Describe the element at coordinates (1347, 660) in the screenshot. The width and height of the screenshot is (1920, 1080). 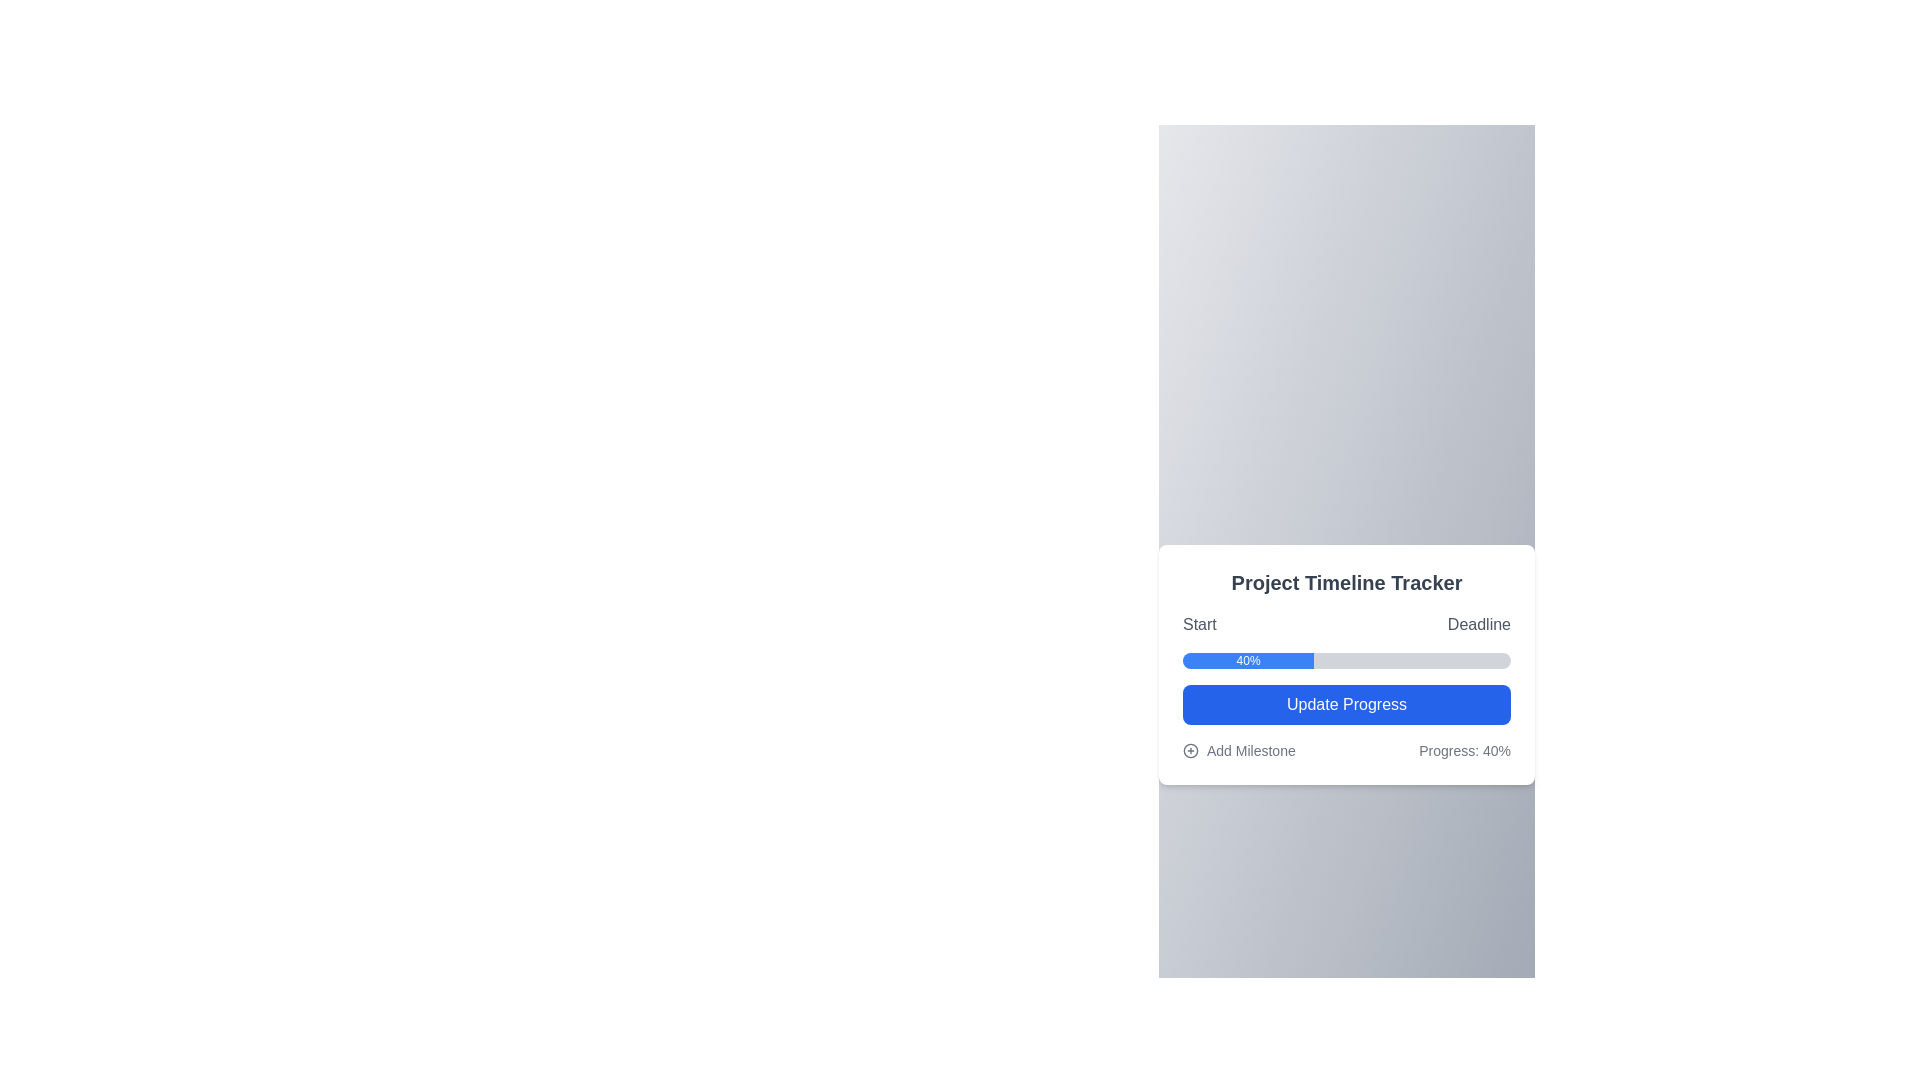
I see `the Progress Bar indicating a 40% completion rate, located in the Project Timeline Tracker card, below the 'Start' and 'Deadline' labels, and above the 'Update Progress' button` at that location.